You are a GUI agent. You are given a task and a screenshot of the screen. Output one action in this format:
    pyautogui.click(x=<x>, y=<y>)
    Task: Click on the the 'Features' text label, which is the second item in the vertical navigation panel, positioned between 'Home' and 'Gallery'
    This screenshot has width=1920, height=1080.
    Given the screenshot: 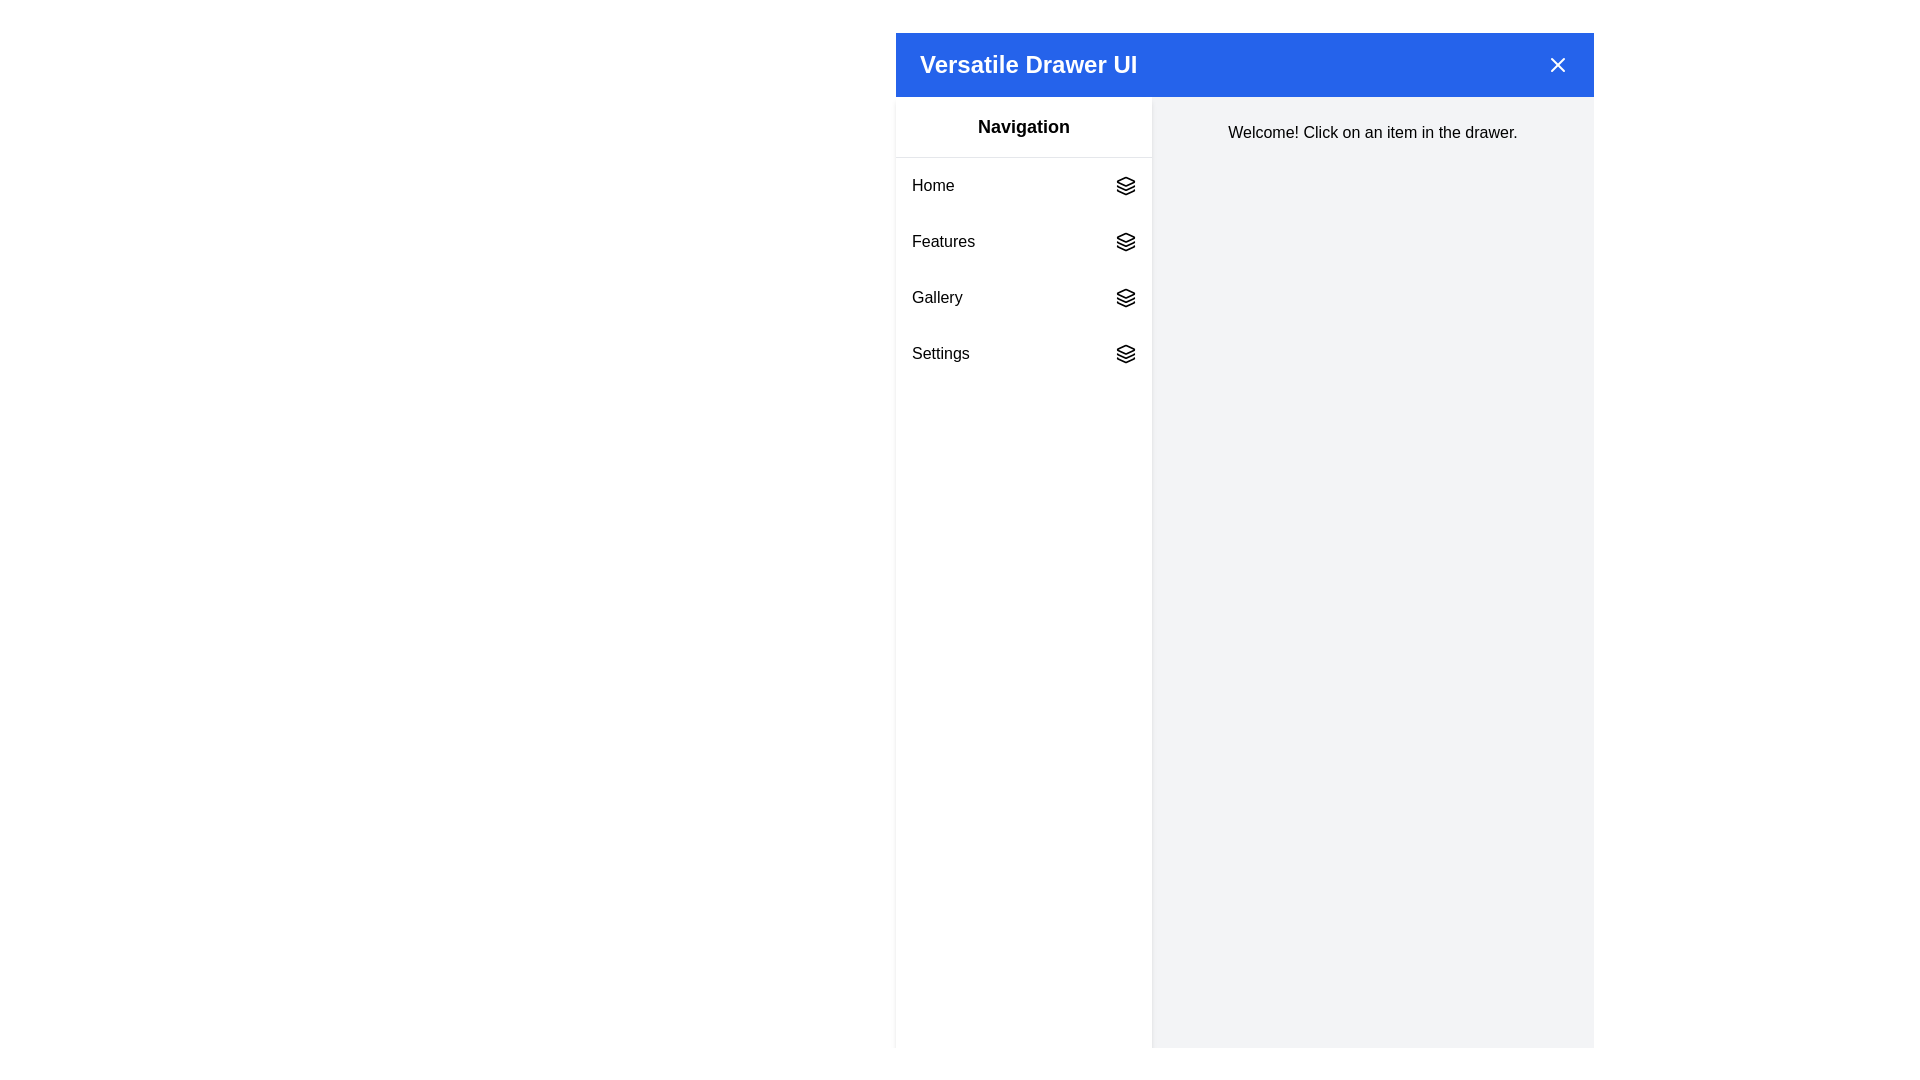 What is the action you would take?
    pyautogui.click(x=942, y=241)
    